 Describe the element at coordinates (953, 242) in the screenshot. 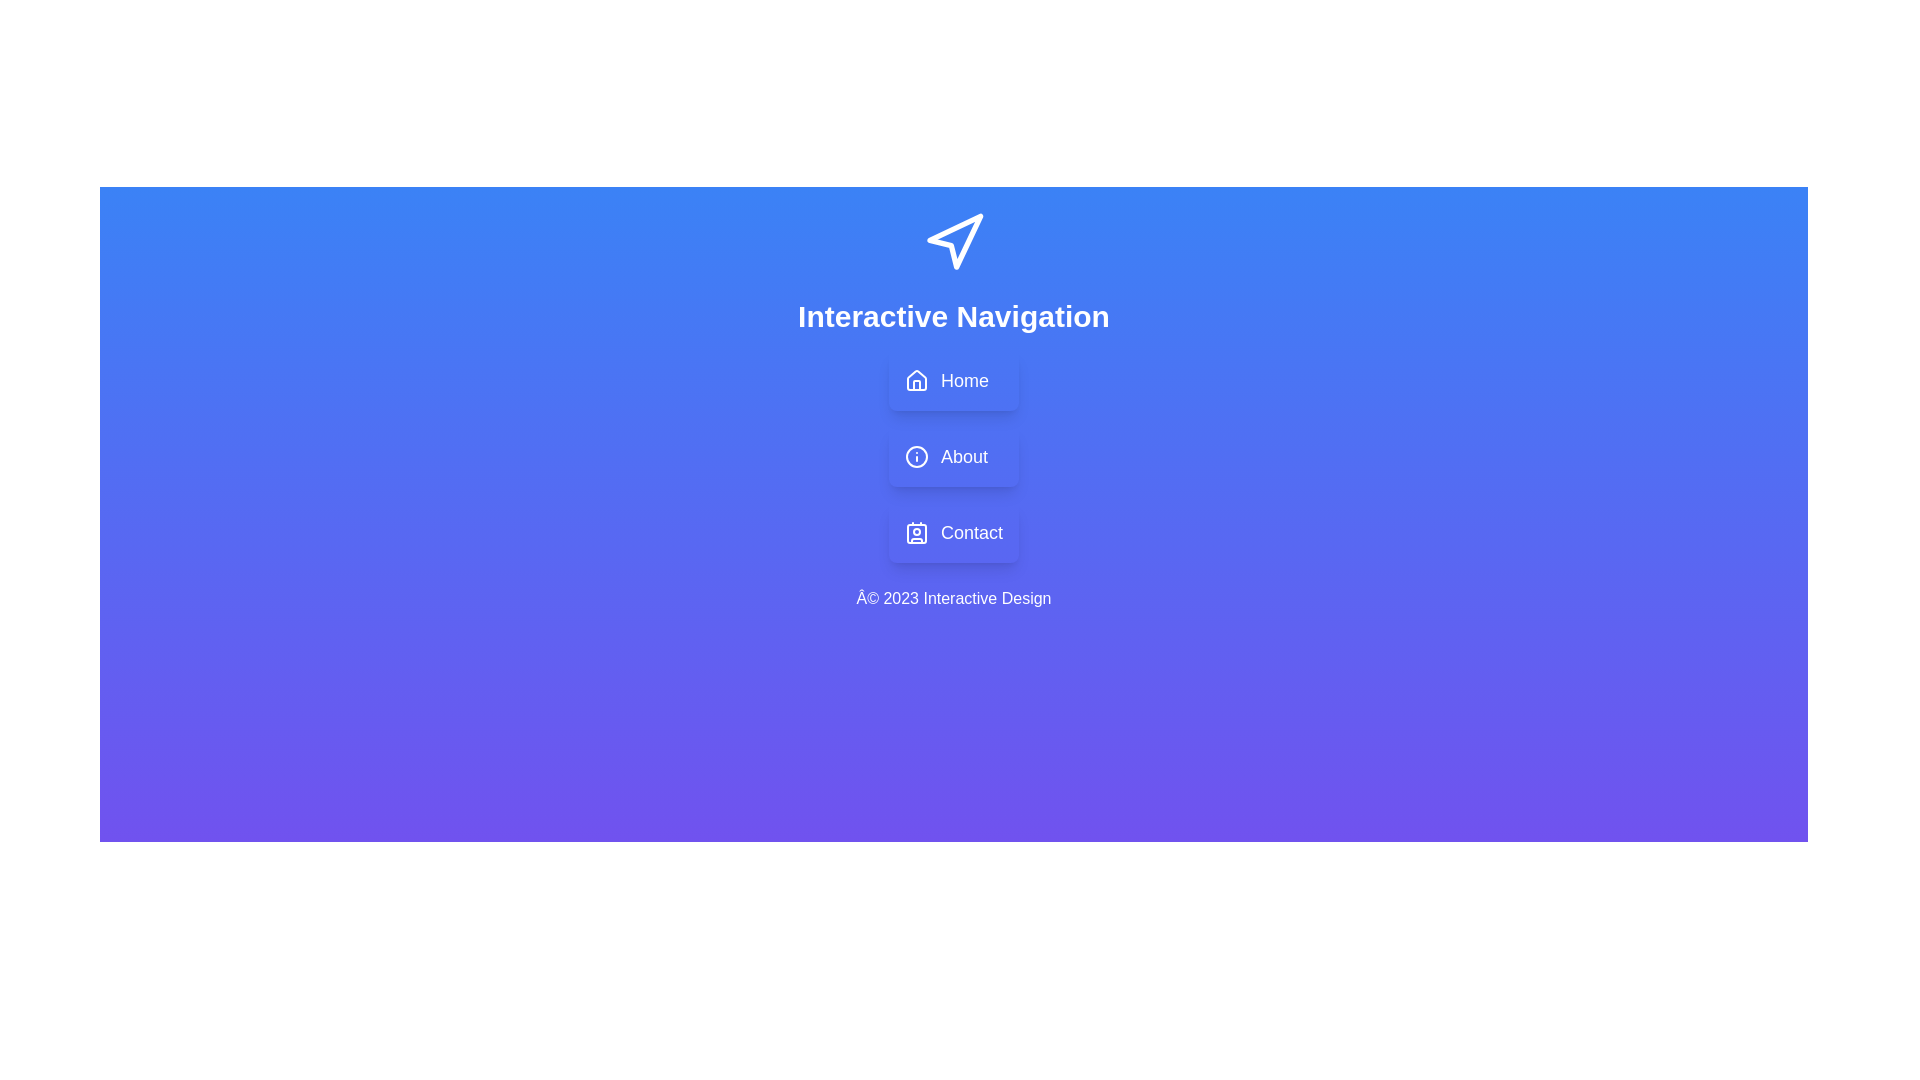

I see `the decorative graphic or icon that serves as a symbolic representation of navigation, located centrally above the 'Interactive Navigation' text element` at that location.